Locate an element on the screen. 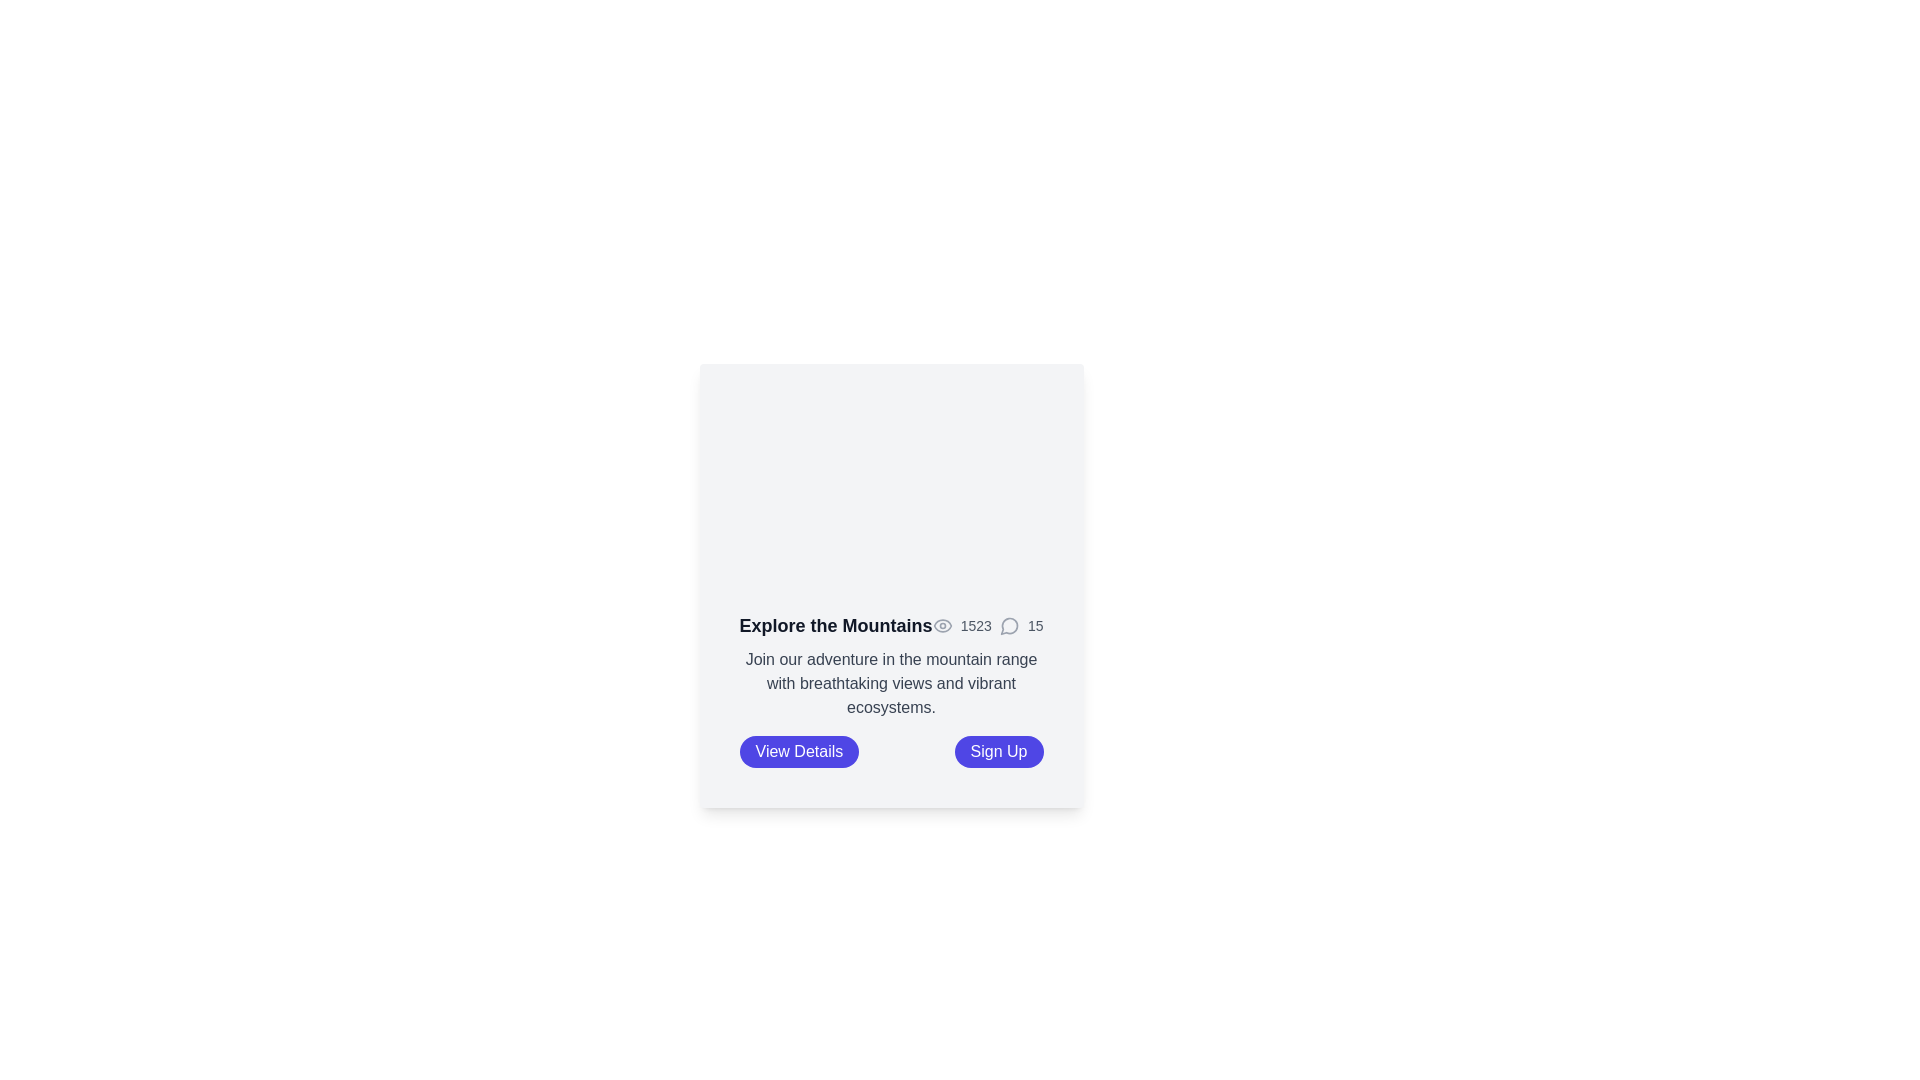  the sign-up button located at the bottom-right corner of the card layout, adjacent to the 'View Details' button is located at coordinates (998, 752).